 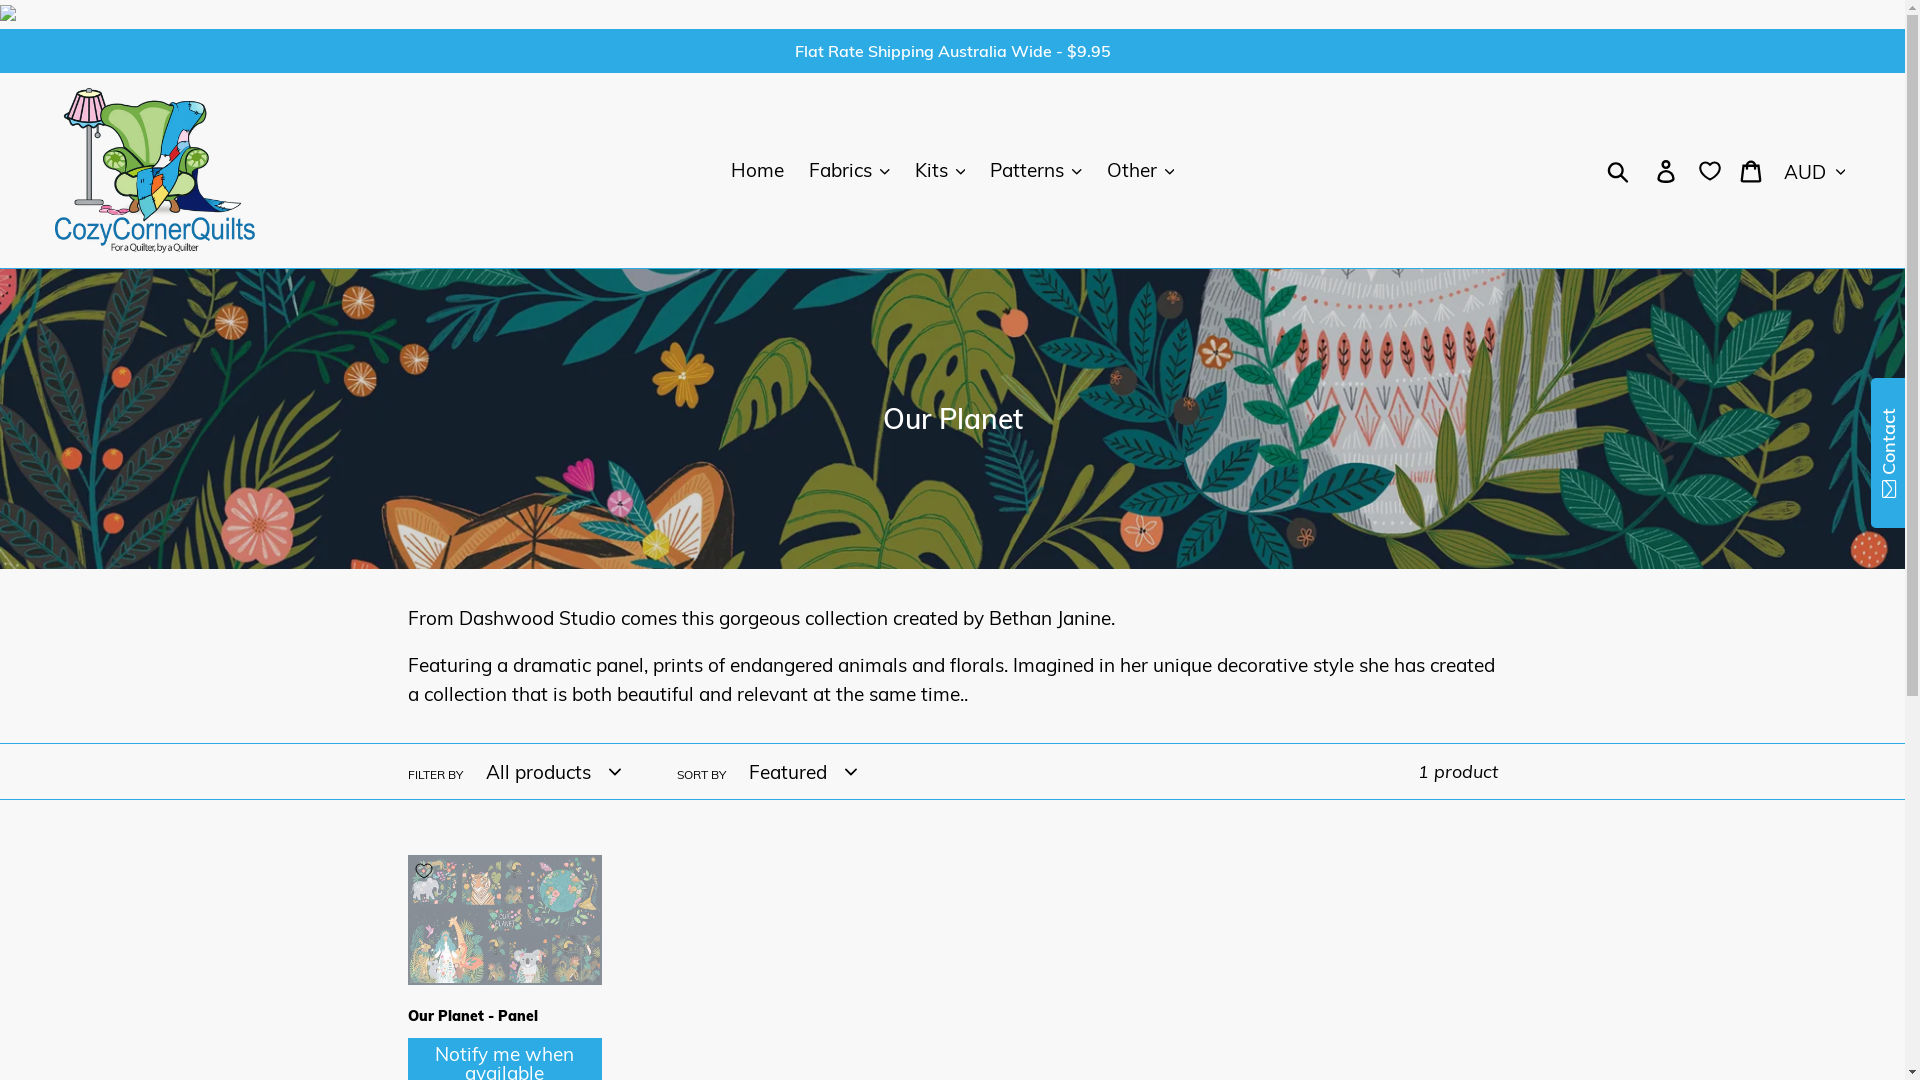 What do you see at coordinates (50, 22) in the screenshot?
I see `'Submit'` at bounding box center [50, 22].